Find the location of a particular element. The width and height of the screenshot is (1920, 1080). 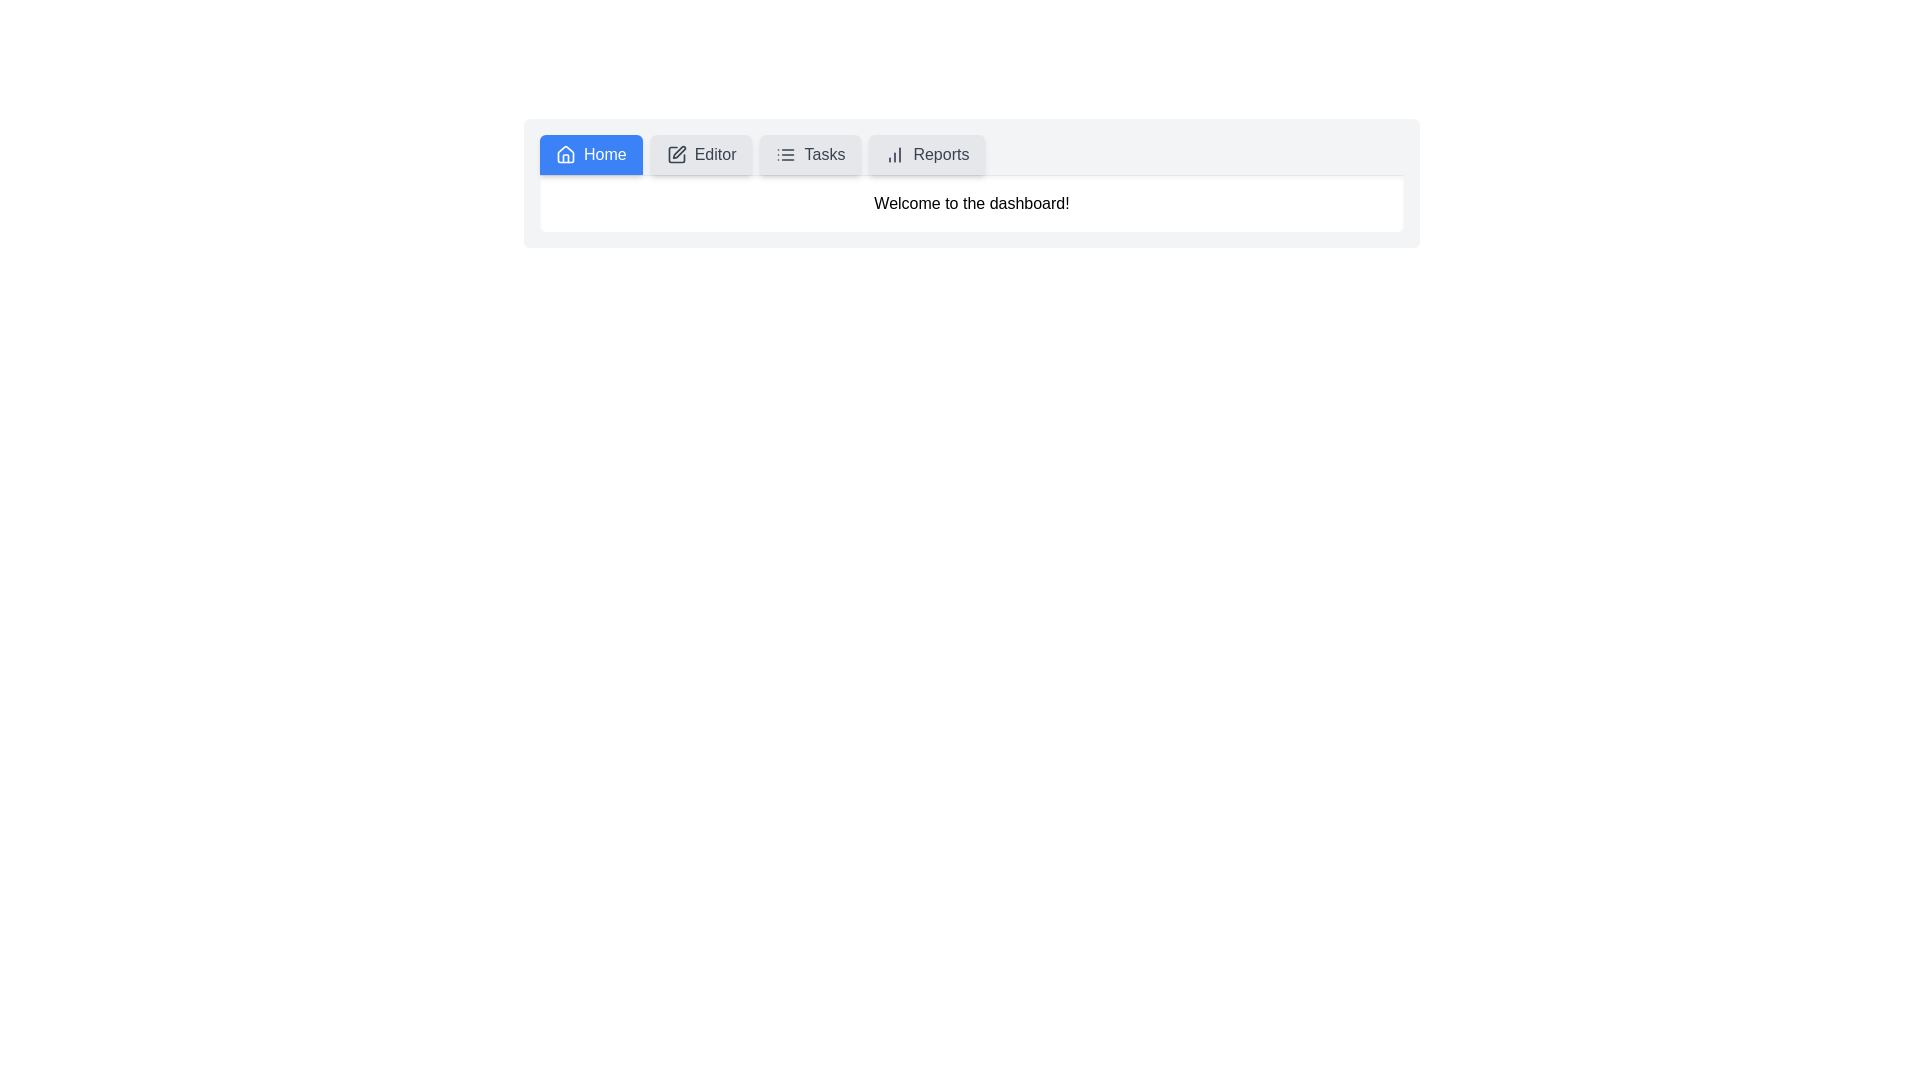

the tab button corresponding to Editor is located at coordinates (700, 153).